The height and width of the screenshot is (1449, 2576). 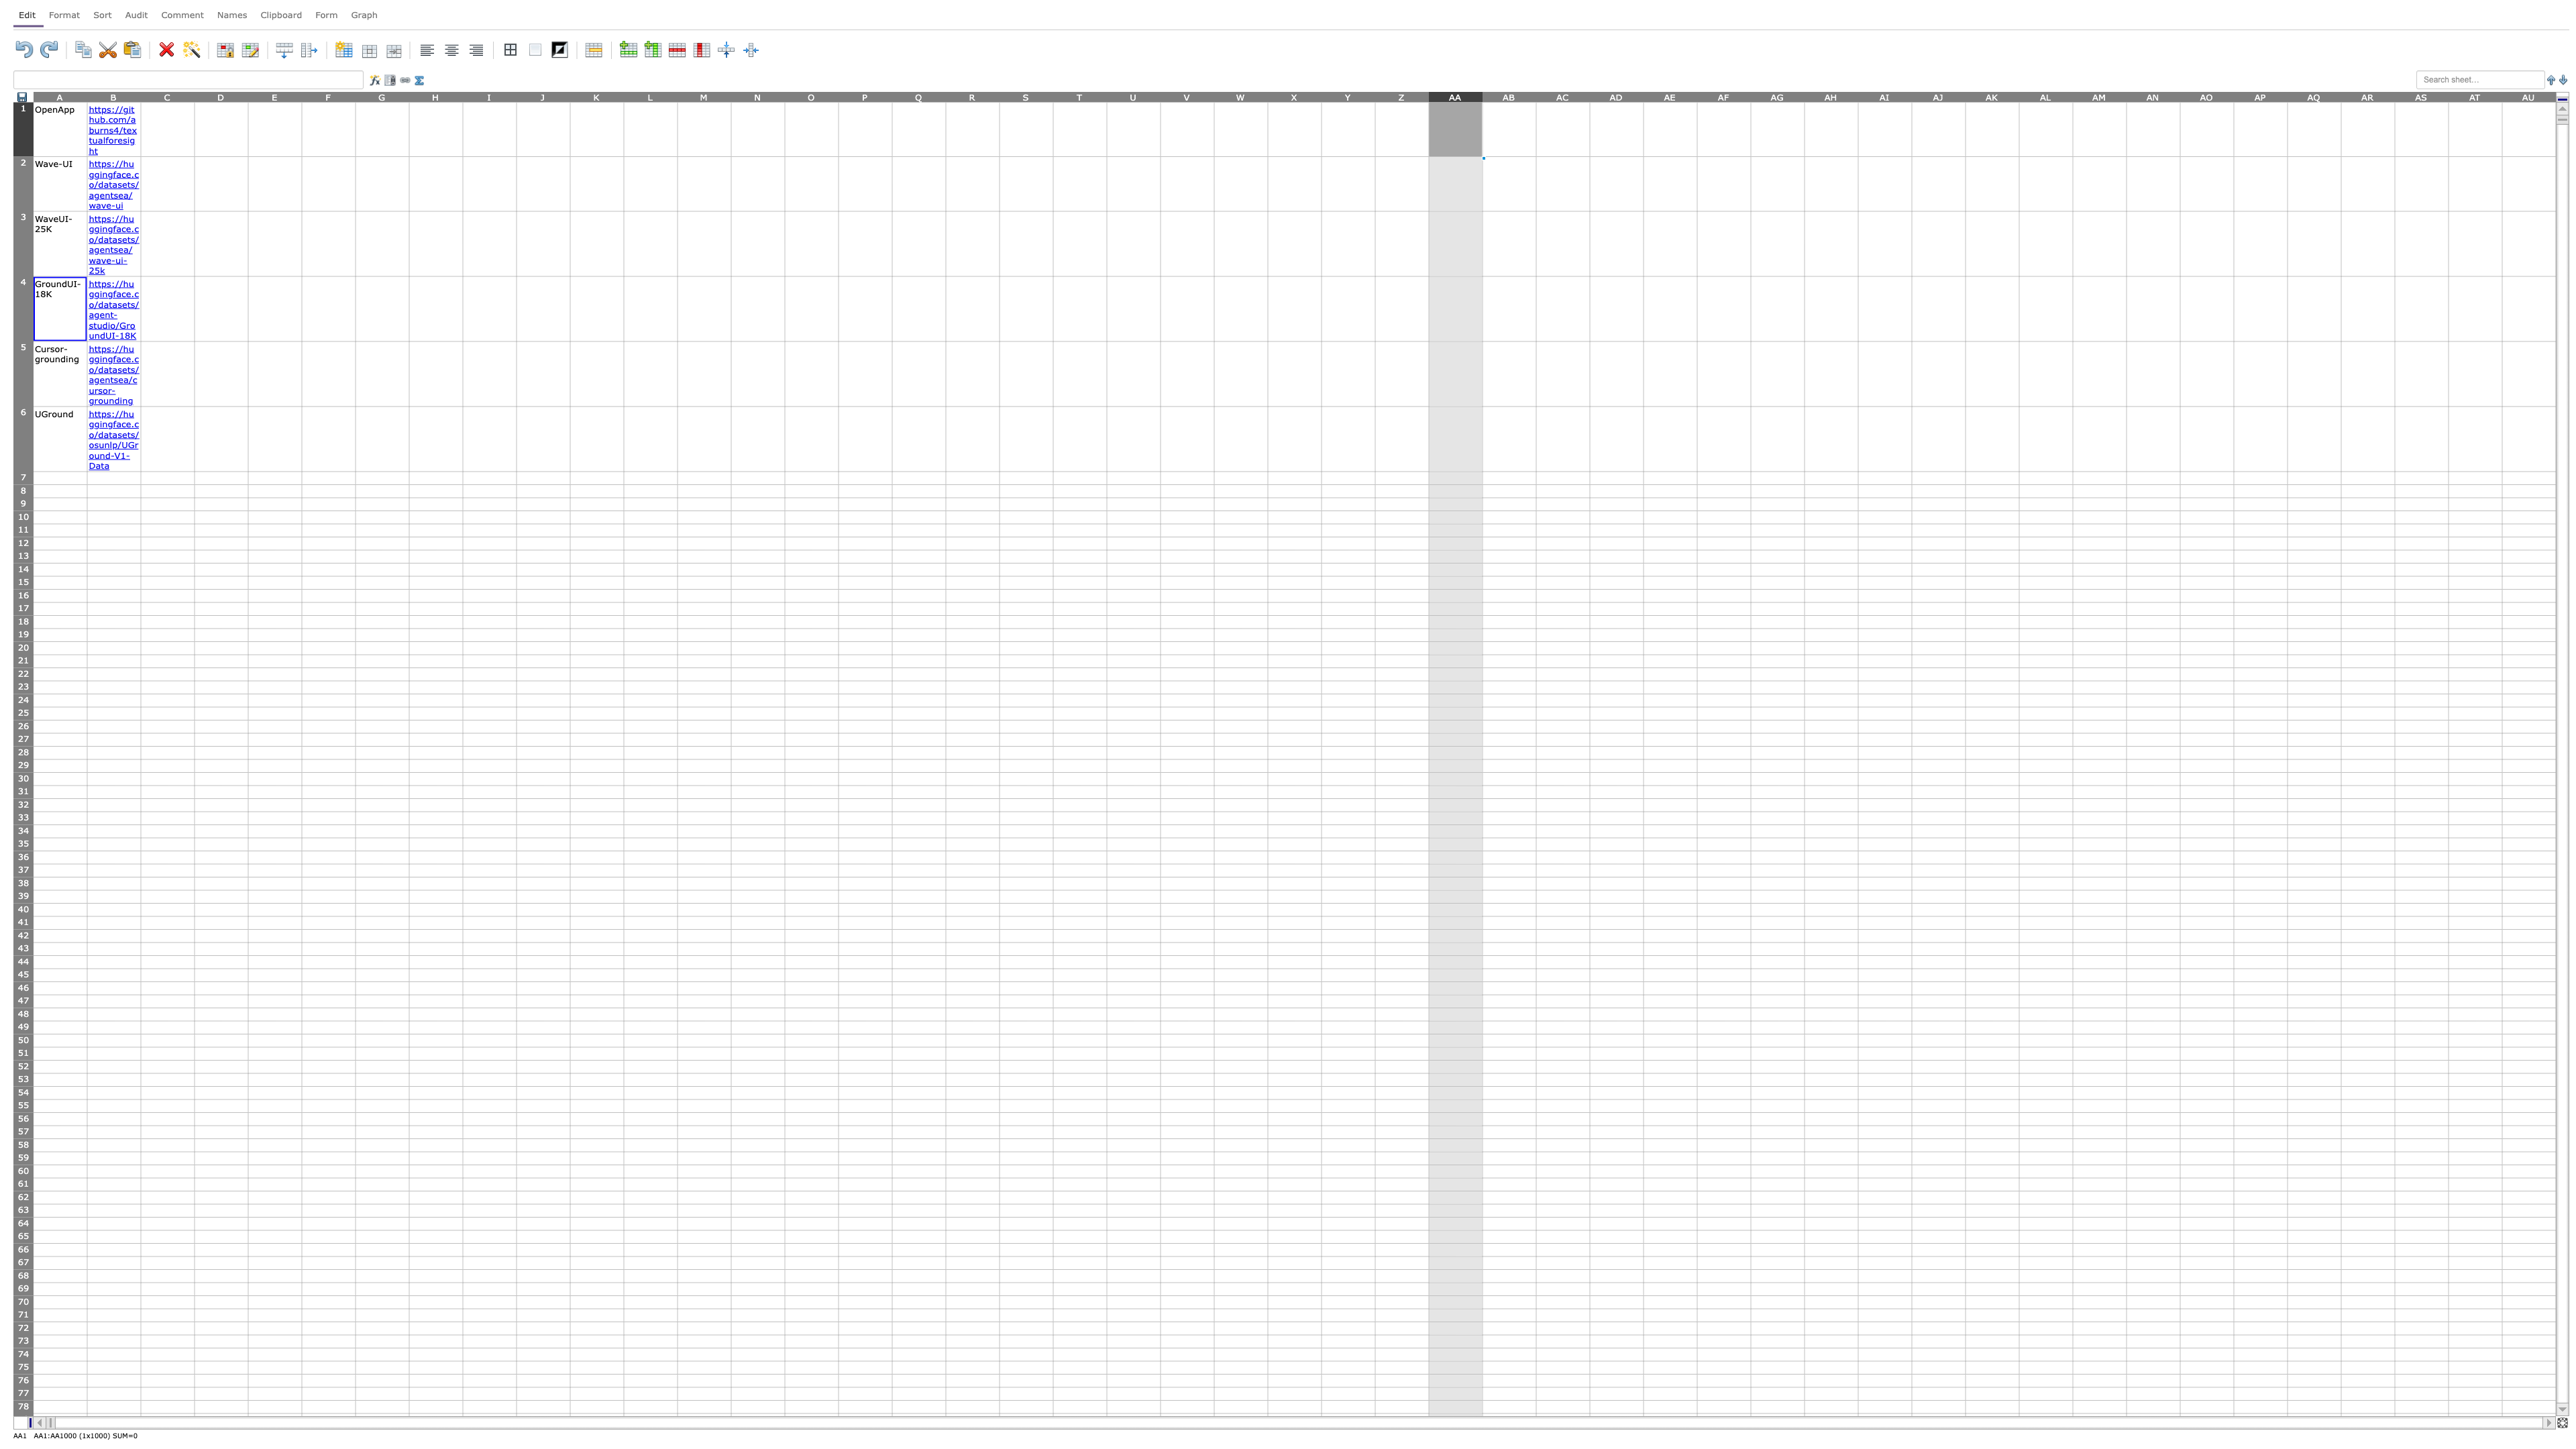 I want to click on column AB, so click(x=1508, y=95).